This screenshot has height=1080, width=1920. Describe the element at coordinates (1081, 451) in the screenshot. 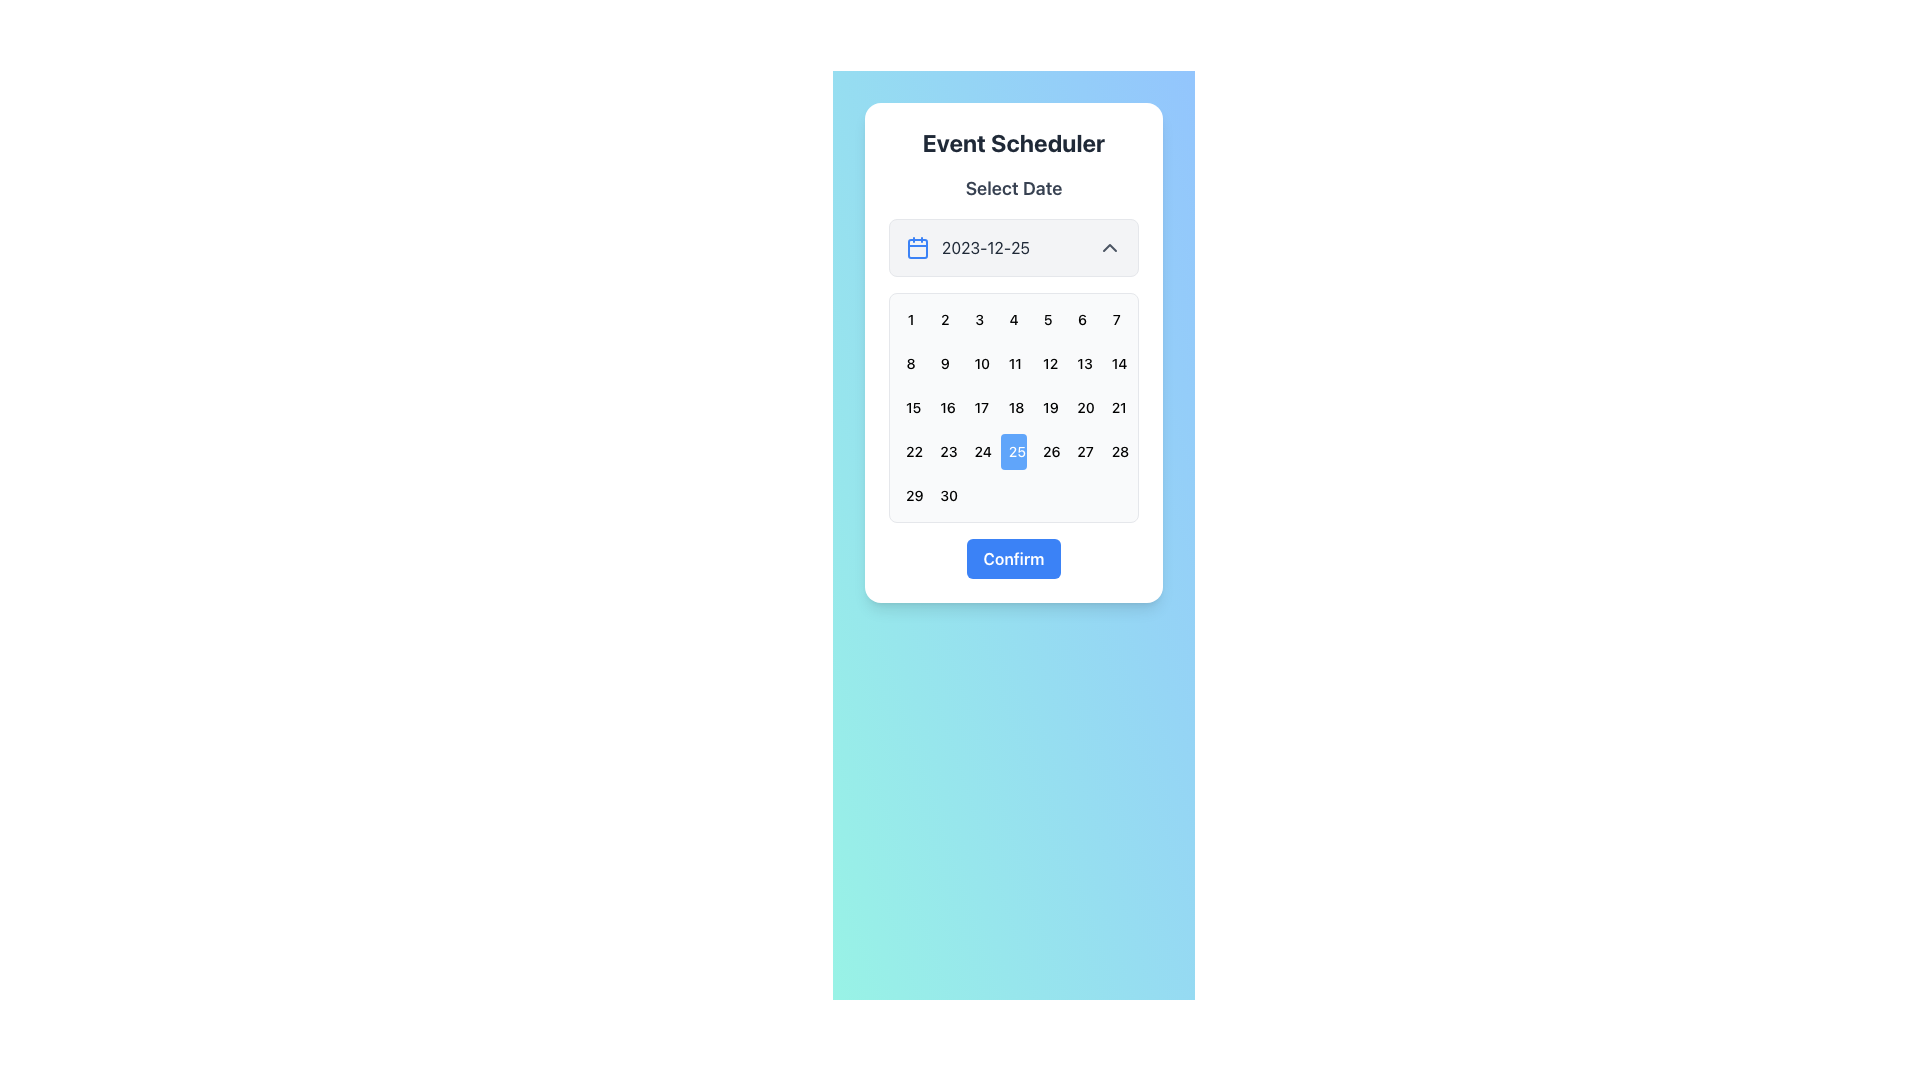

I see `the selectable date button (27th) in the calendar widget located in the fourth row and sixth column` at that location.